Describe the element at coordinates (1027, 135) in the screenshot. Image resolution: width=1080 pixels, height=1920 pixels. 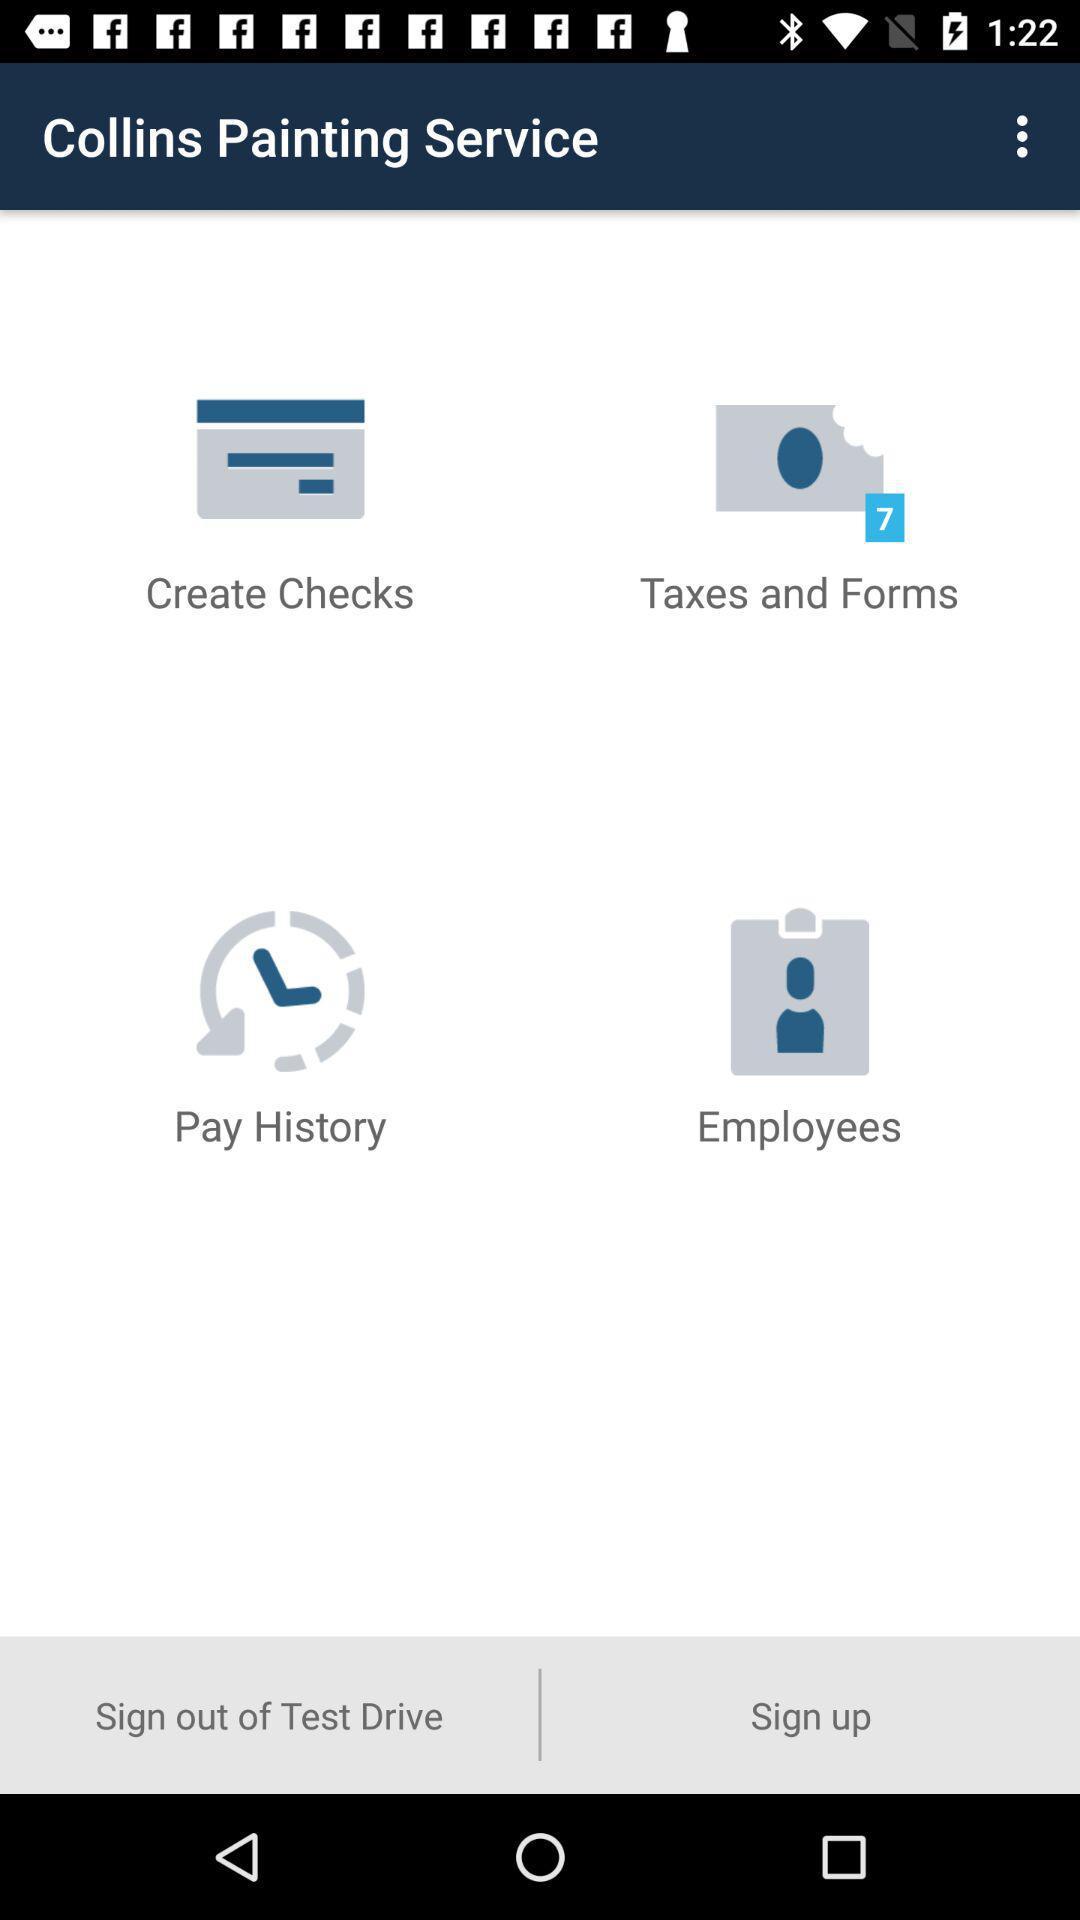
I see `the item above the sign up` at that location.